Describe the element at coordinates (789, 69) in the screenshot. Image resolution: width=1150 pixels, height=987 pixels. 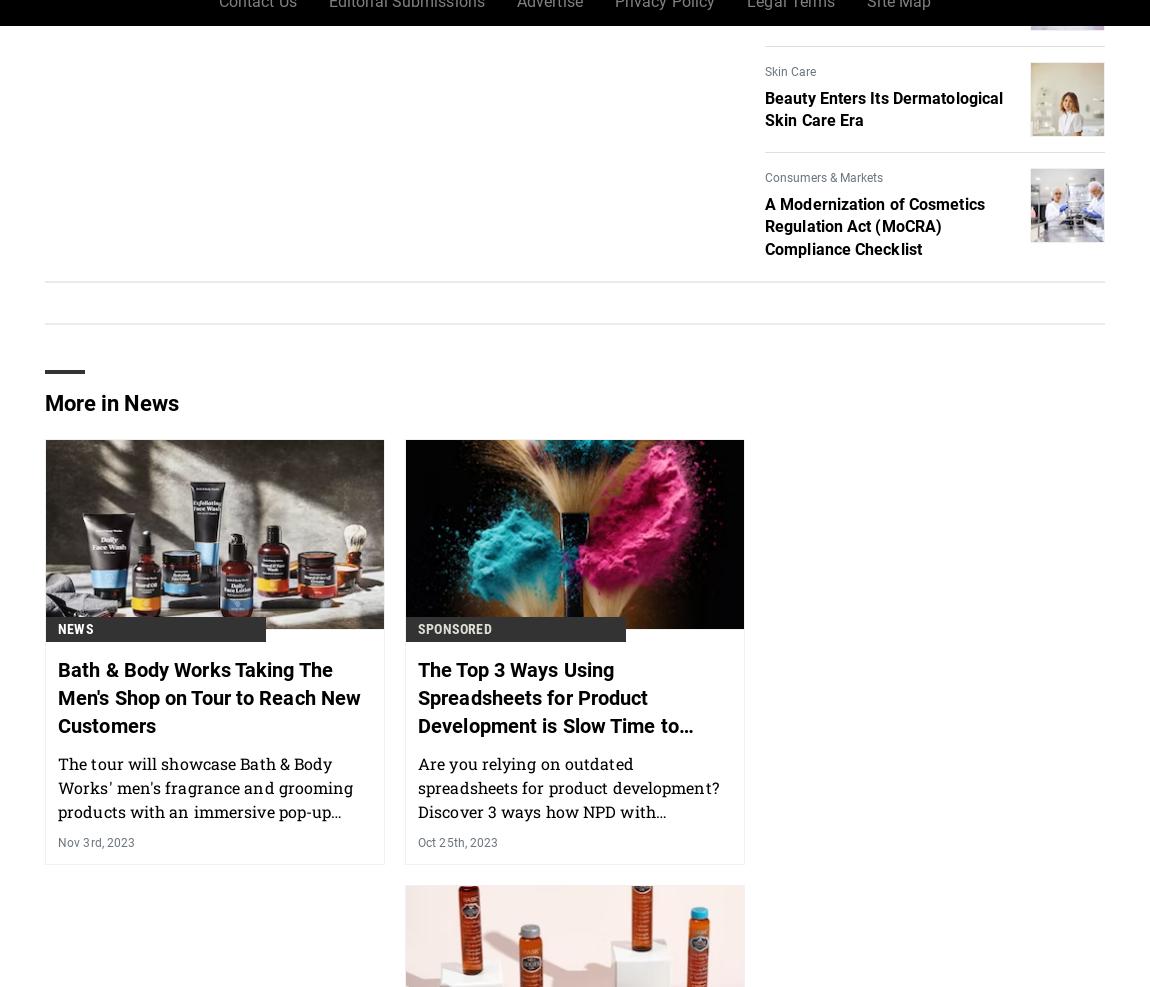
I see `'Skin Care'` at that location.